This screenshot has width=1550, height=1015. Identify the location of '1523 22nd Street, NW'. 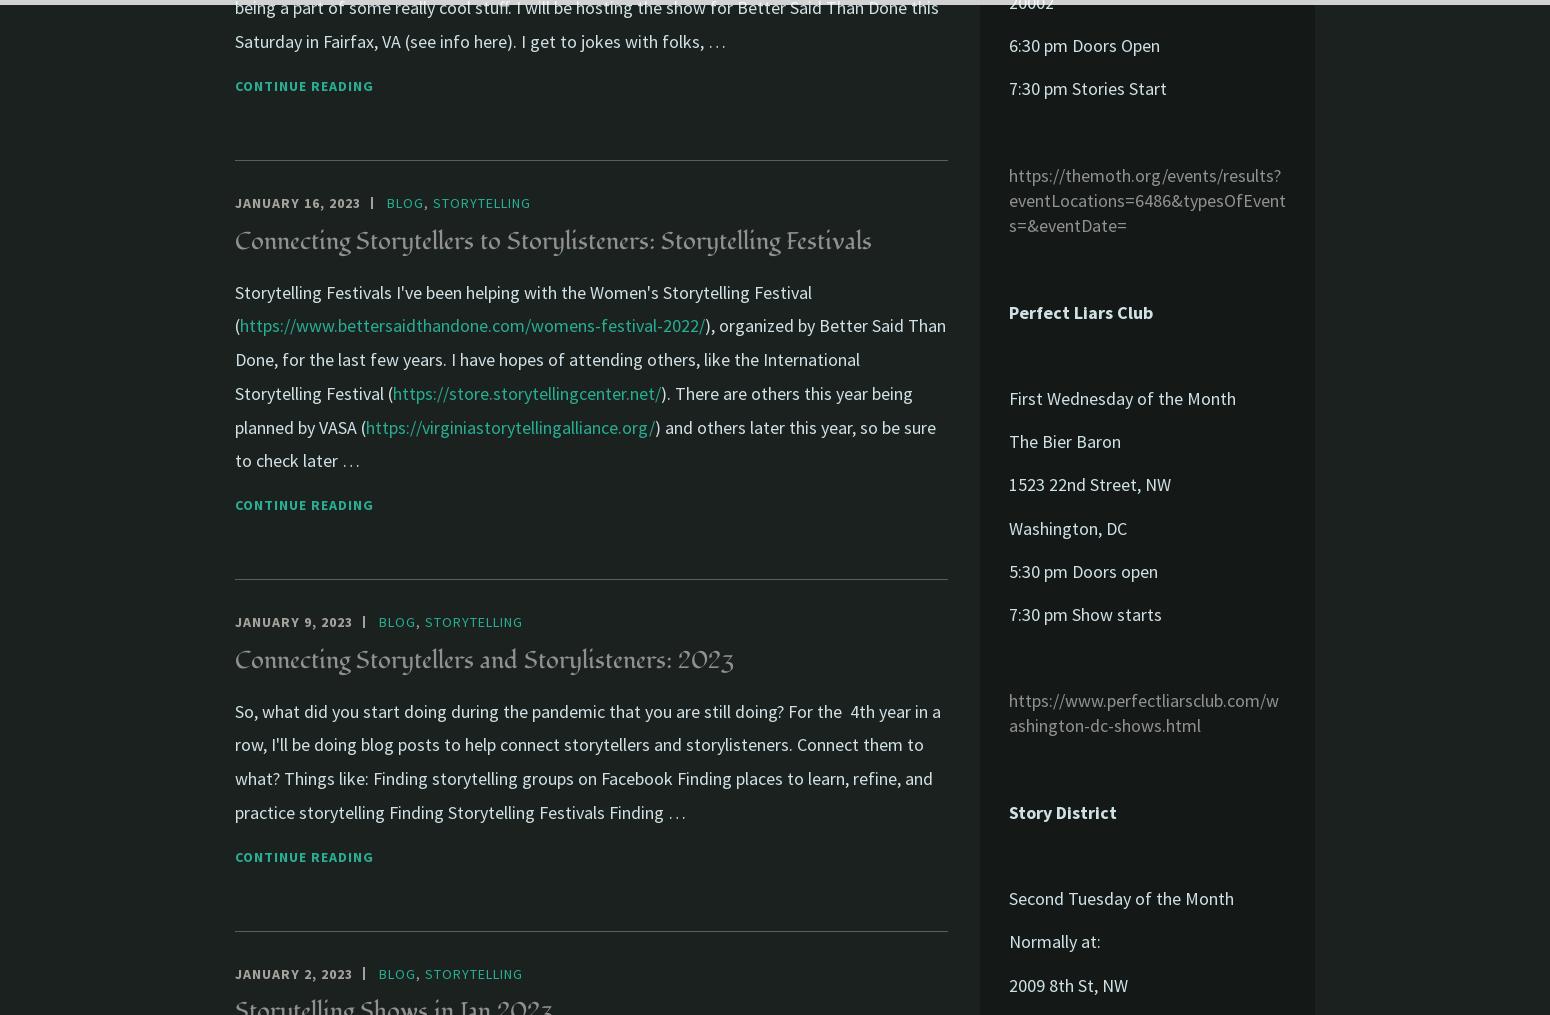
(1088, 483).